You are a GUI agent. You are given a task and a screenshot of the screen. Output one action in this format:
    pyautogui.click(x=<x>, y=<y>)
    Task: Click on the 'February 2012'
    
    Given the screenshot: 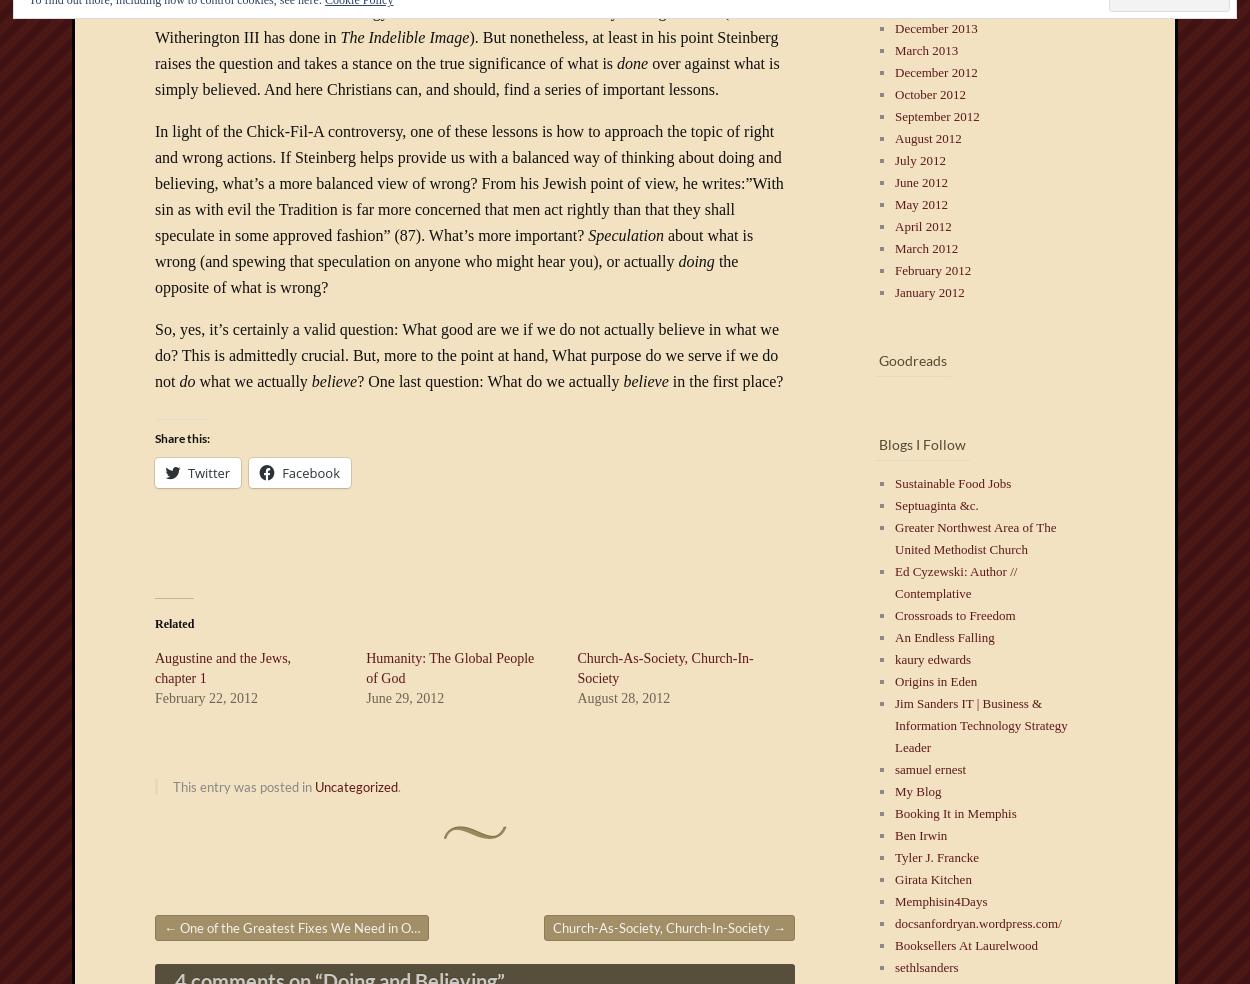 What is the action you would take?
    pyautogui.click(x=895, y=269)
    